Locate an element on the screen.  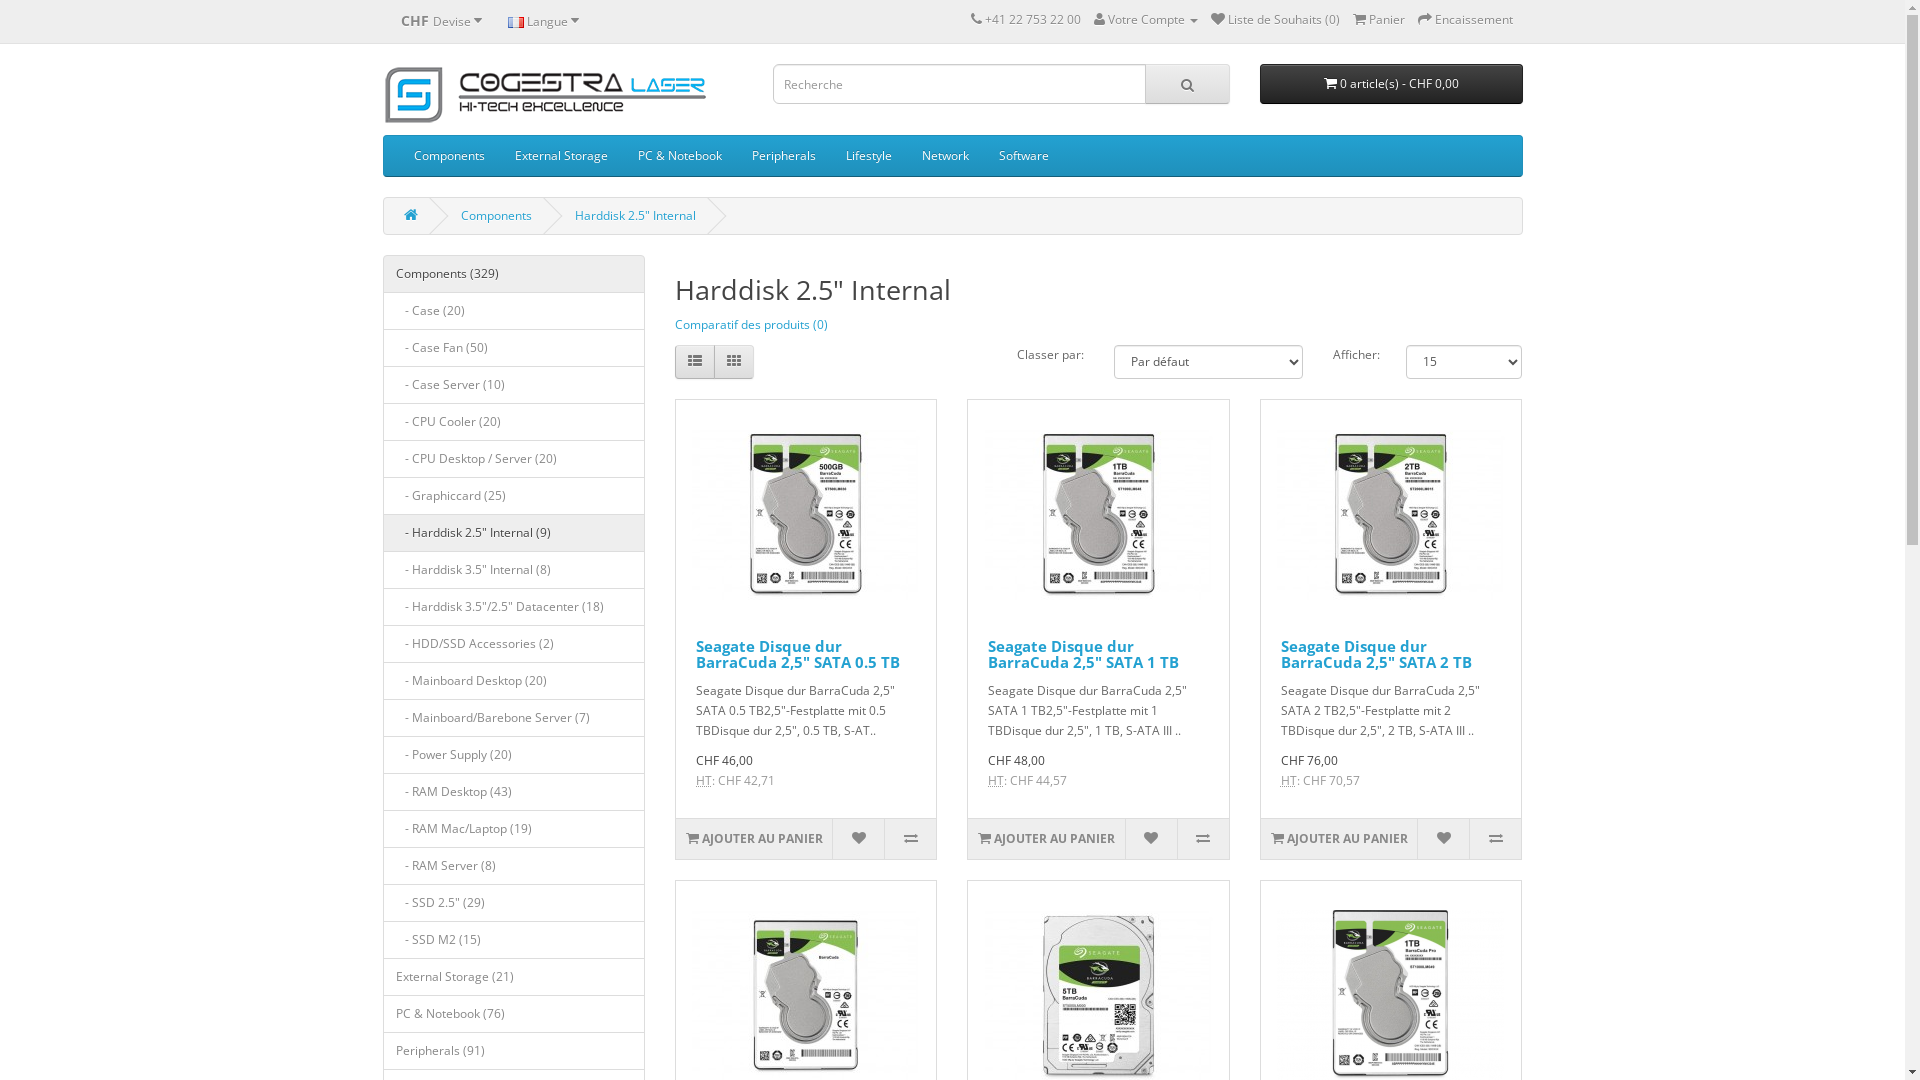
'Cogestra-Laser SA' is located at coordinates (545, 94).